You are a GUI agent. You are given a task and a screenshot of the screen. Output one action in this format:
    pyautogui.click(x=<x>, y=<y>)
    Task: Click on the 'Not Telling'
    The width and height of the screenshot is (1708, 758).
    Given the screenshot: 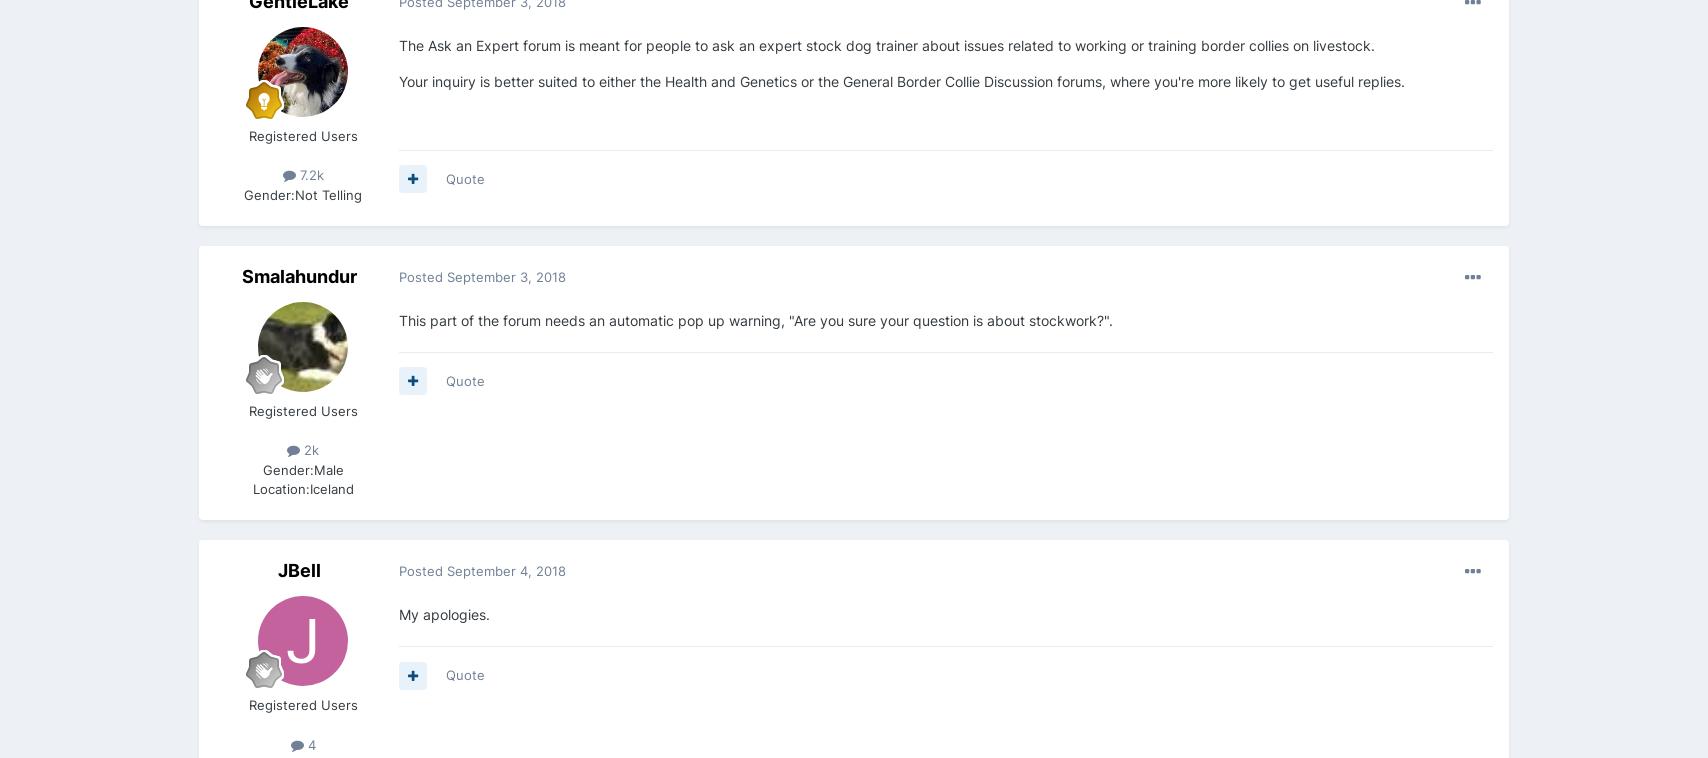 What is the action you would take?
    pyautogui.click(x=328, y=195)
    